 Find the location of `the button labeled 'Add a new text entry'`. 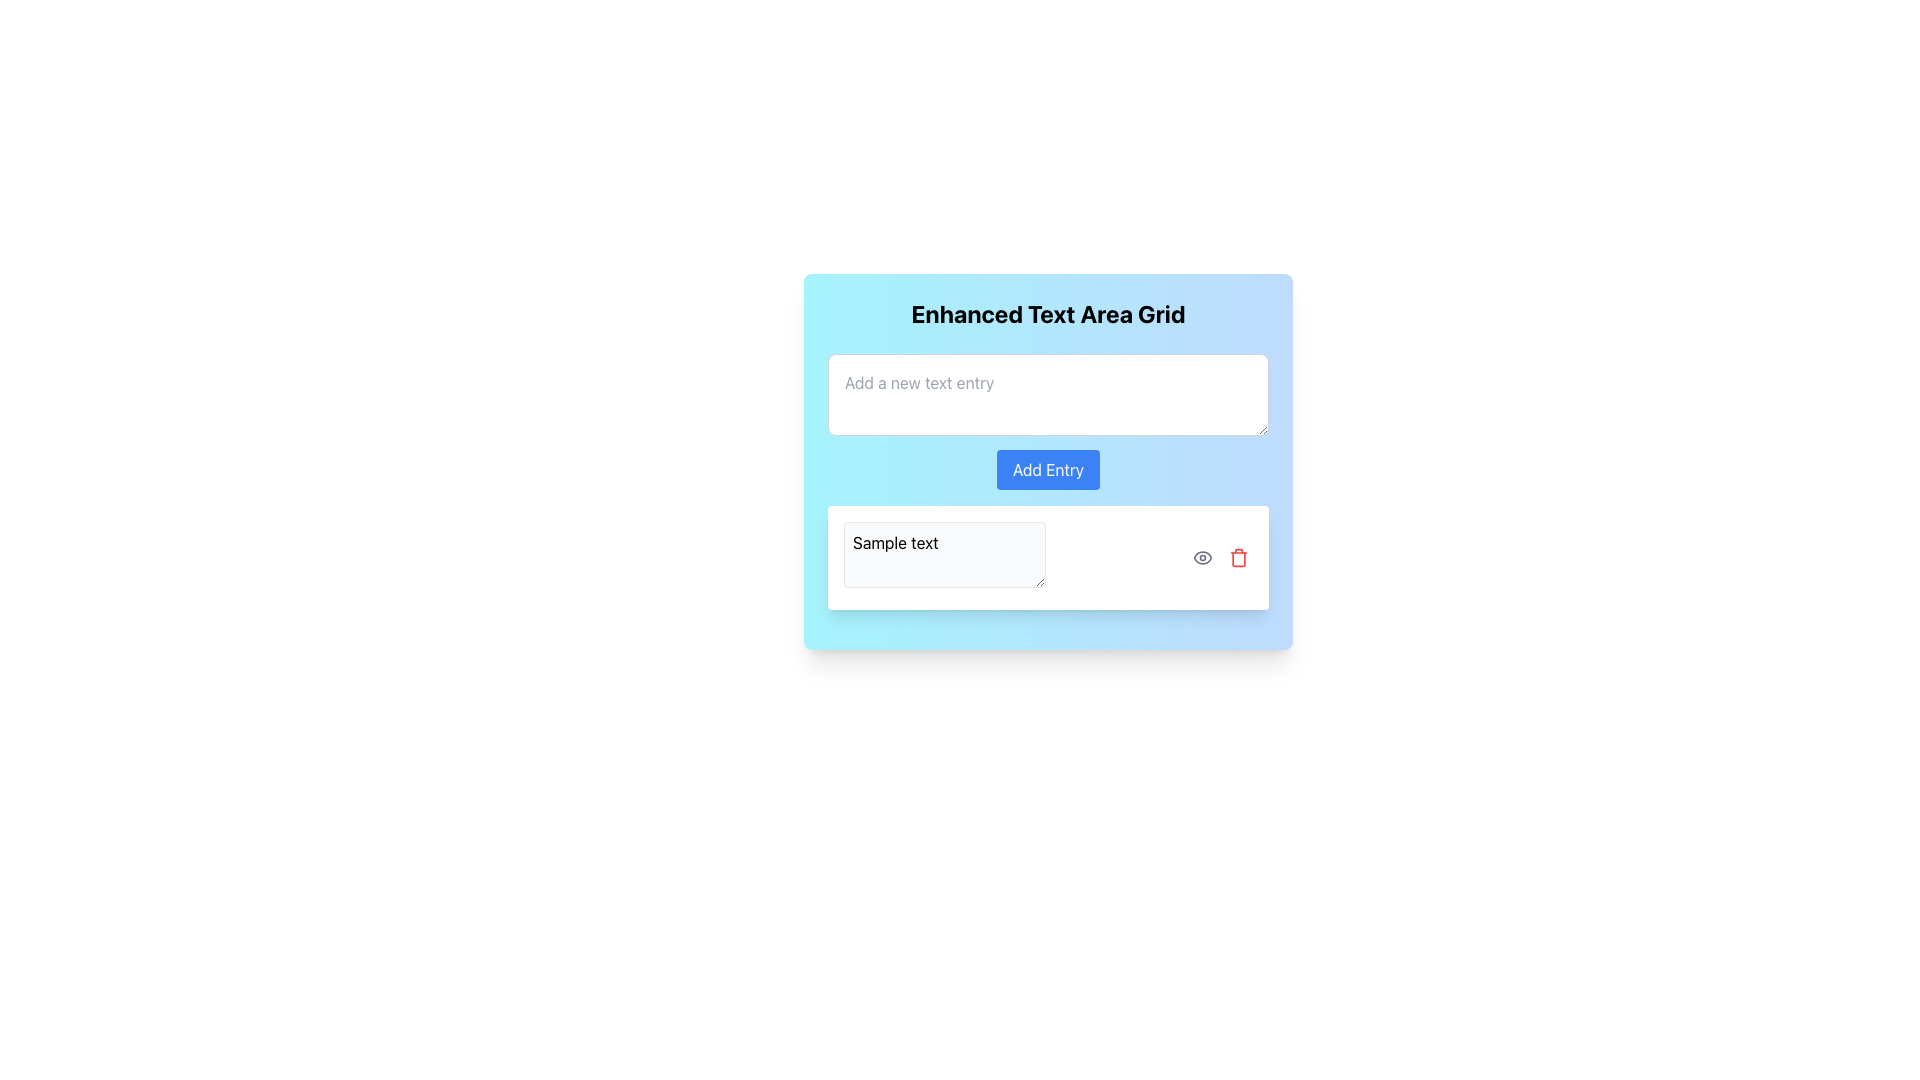

the button labeled 'Add a new text entry' is located at coordinates (1047, 470).